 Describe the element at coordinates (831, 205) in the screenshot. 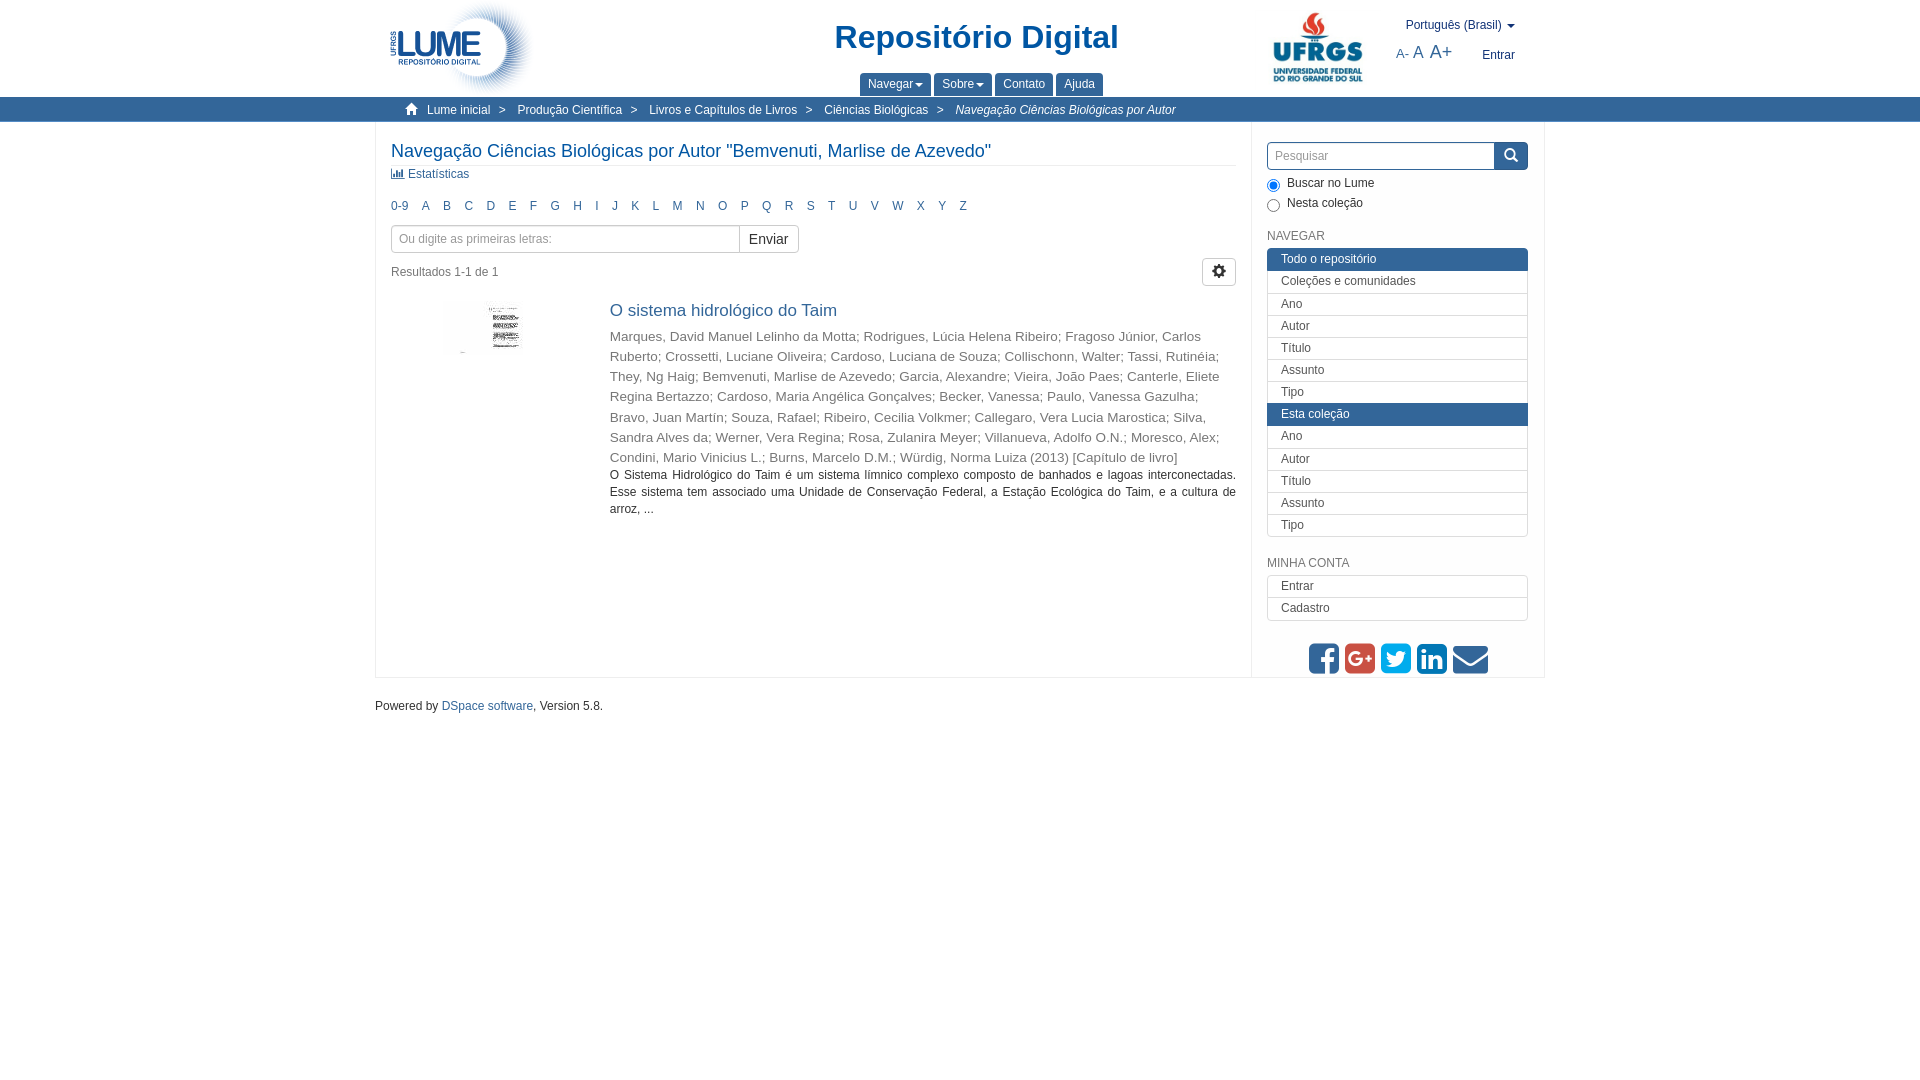

I see `'T'` at that location.